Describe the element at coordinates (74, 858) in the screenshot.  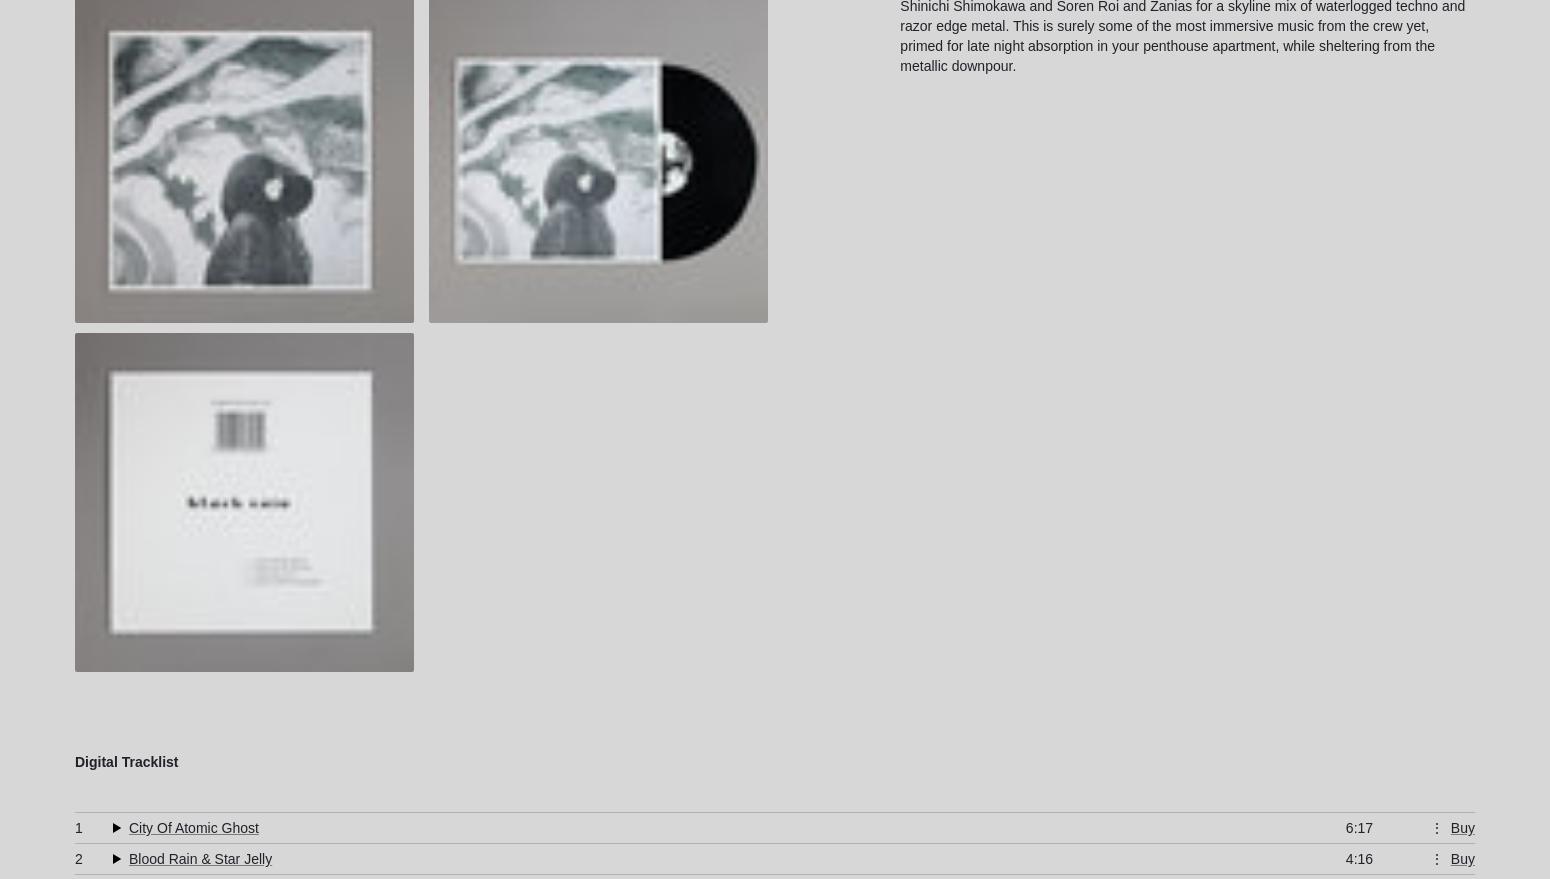
I see `'2'` at that location.